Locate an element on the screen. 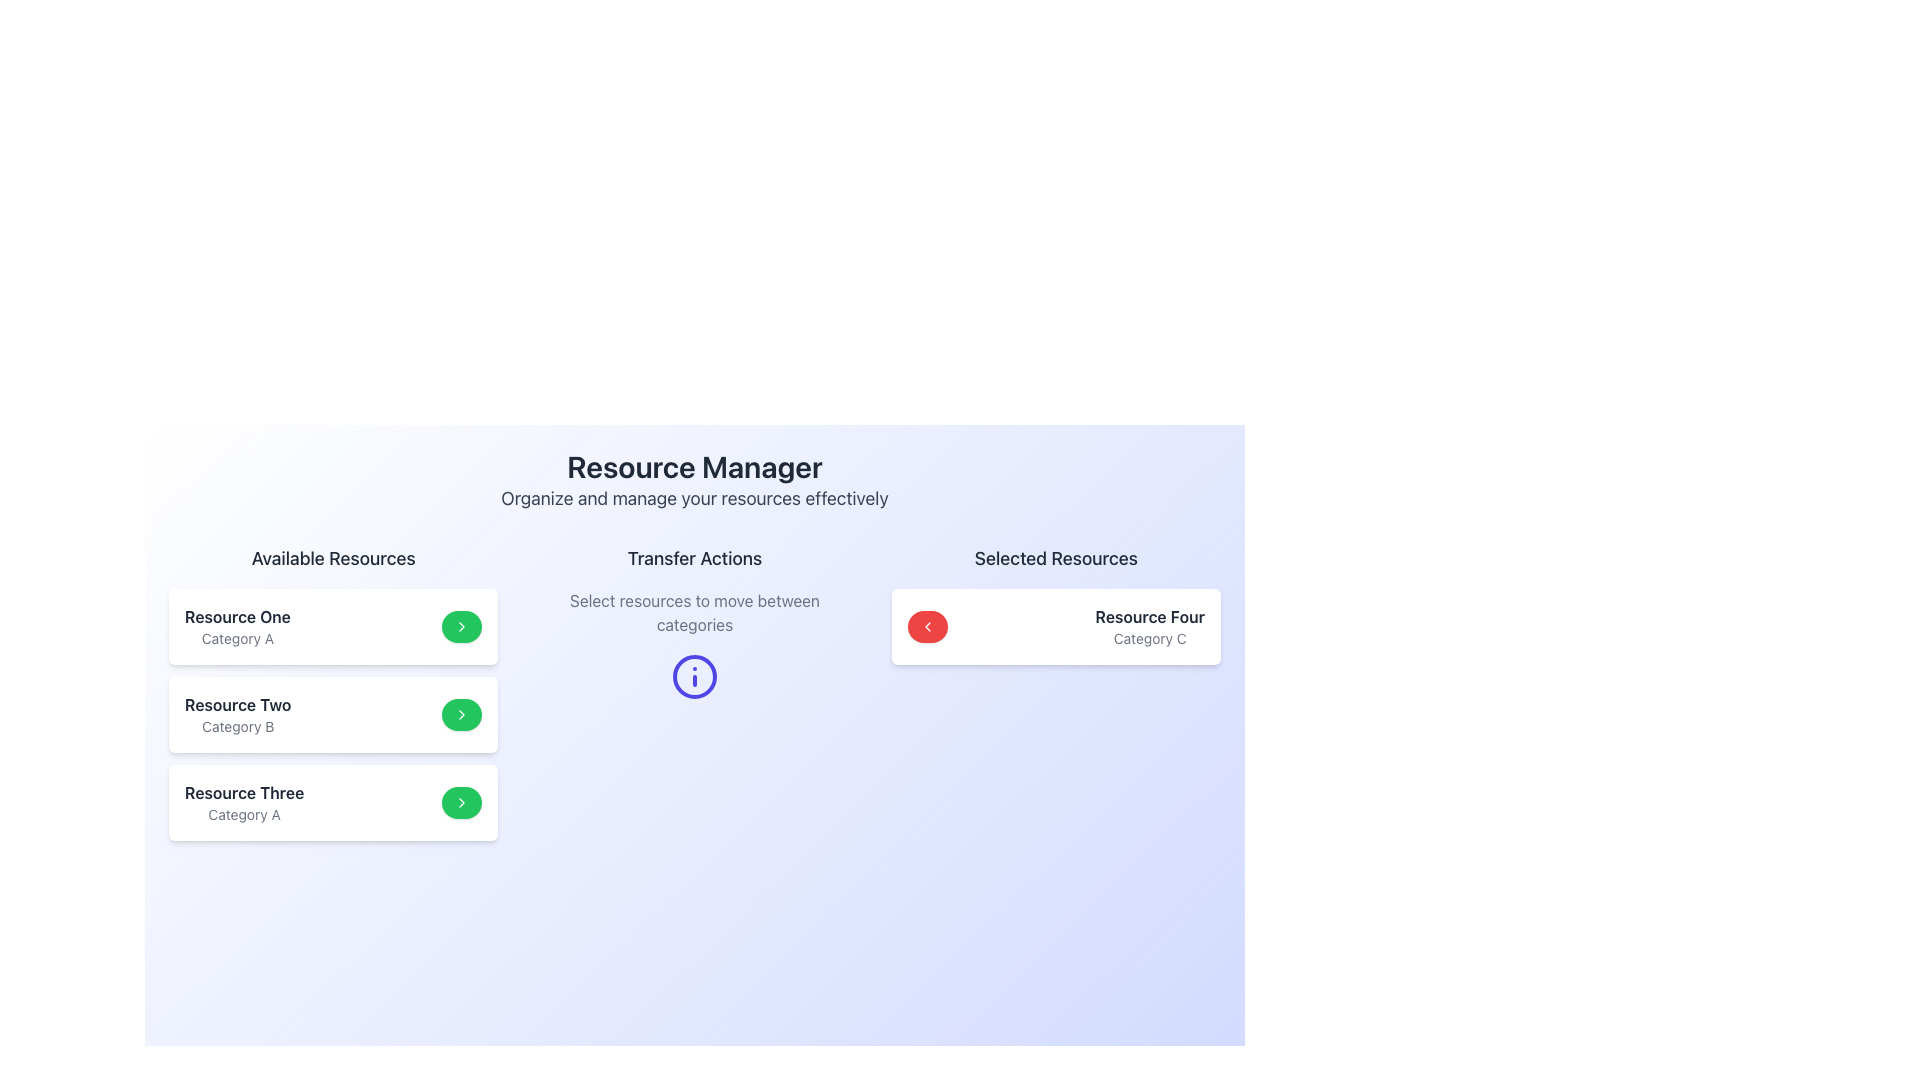 This screenshot has width=1920, height=1080. the information icon located below the 'Select resources to move between categories' text in the 'Transfer Actions' section, which provides additional details or tooltips is located at coordinates (695, 676).